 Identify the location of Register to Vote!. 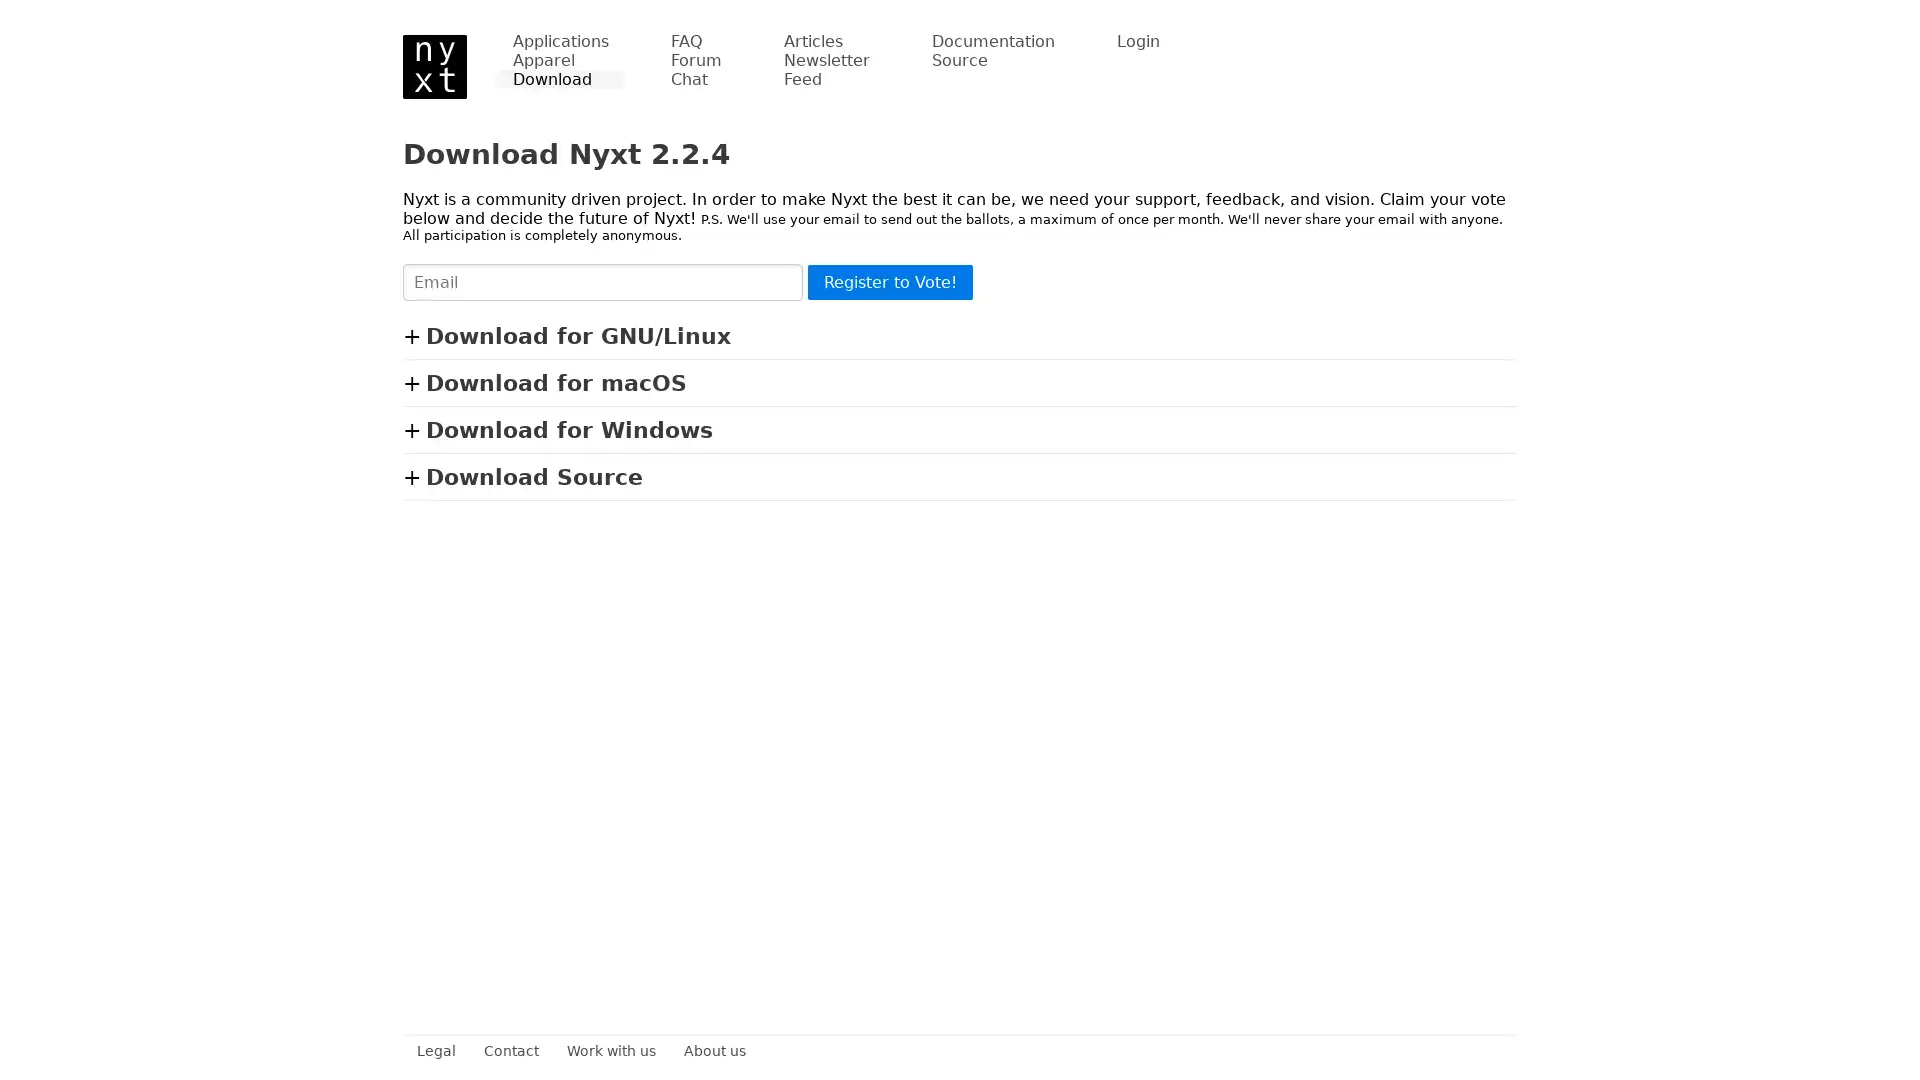
(889, 282).